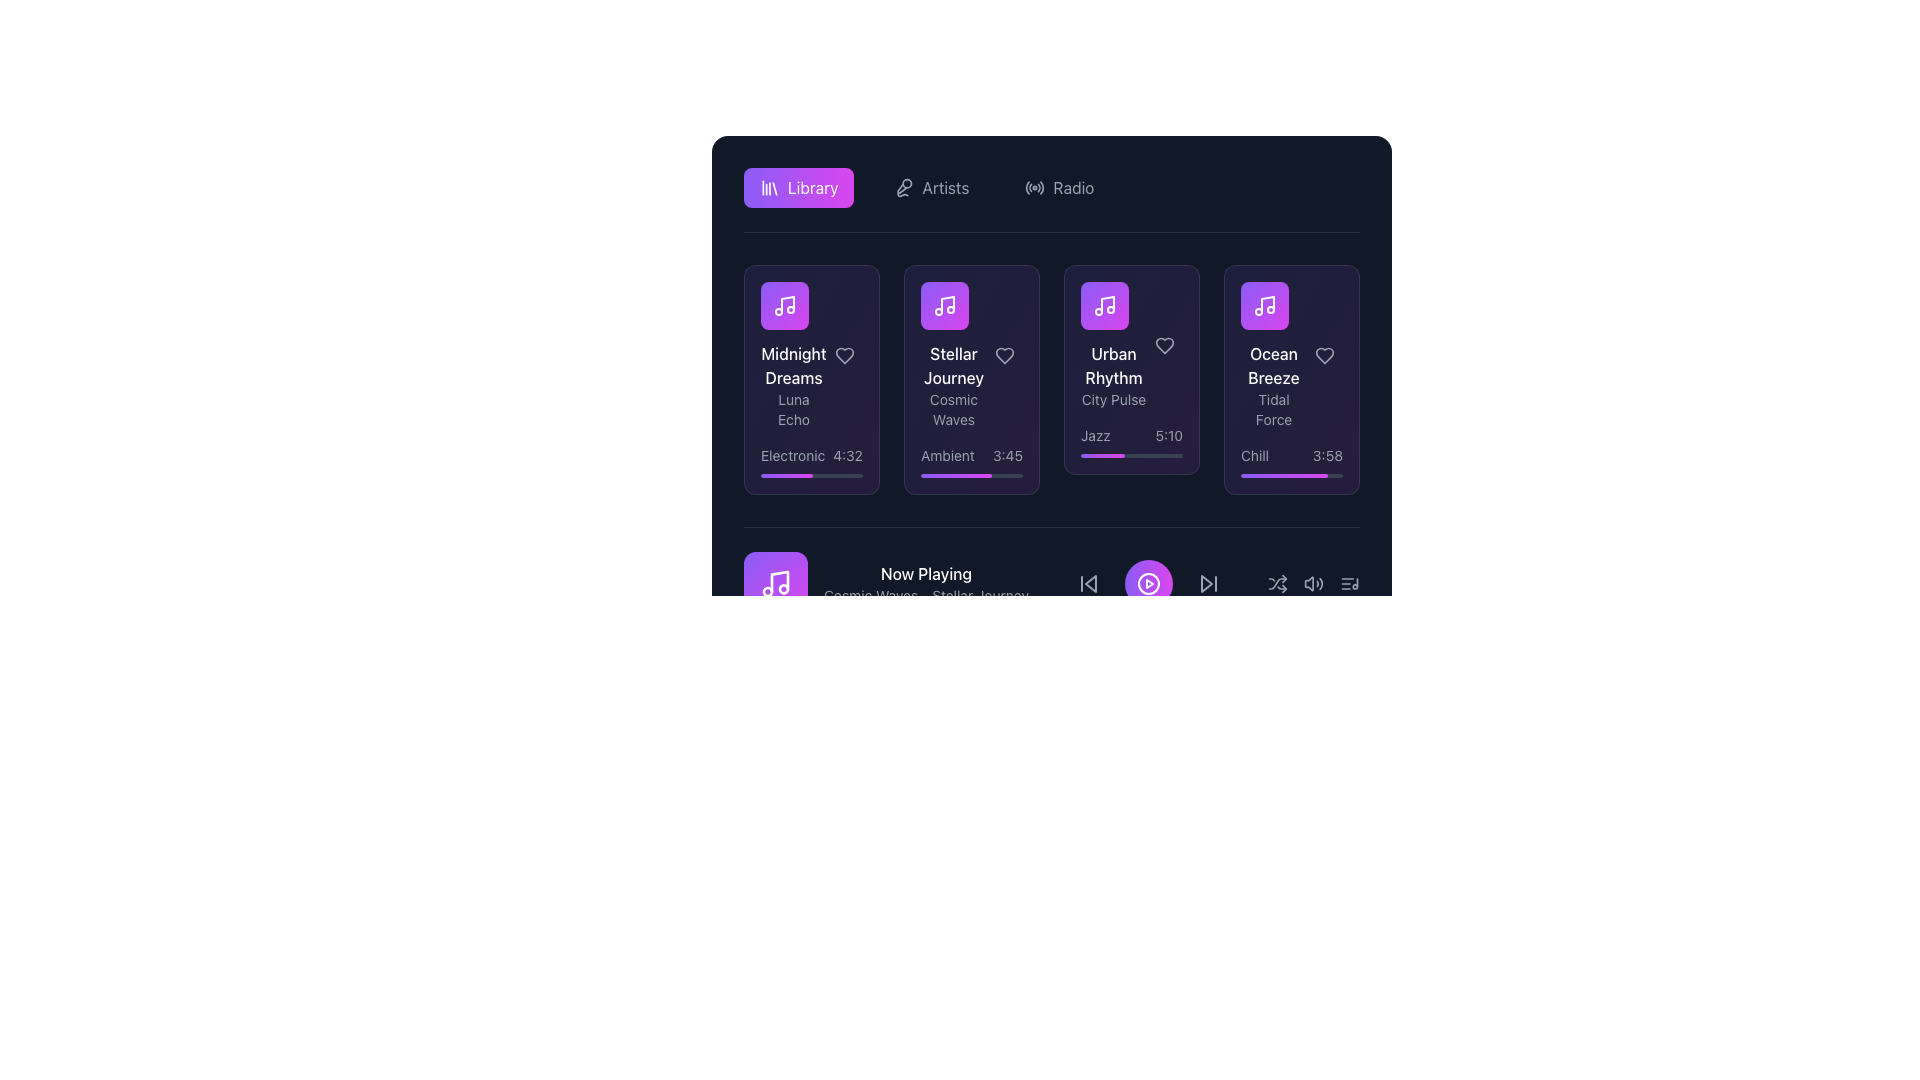 This screenshot has width=1920, height=1080. Describe the element at coordinates (953, 366) in the screenshot. I see `the 'Stellar Journey' text label element, which is styled in white font and positioned within a card-like structure below an icon and above the 'Cosmic Waves' text element` at that location.